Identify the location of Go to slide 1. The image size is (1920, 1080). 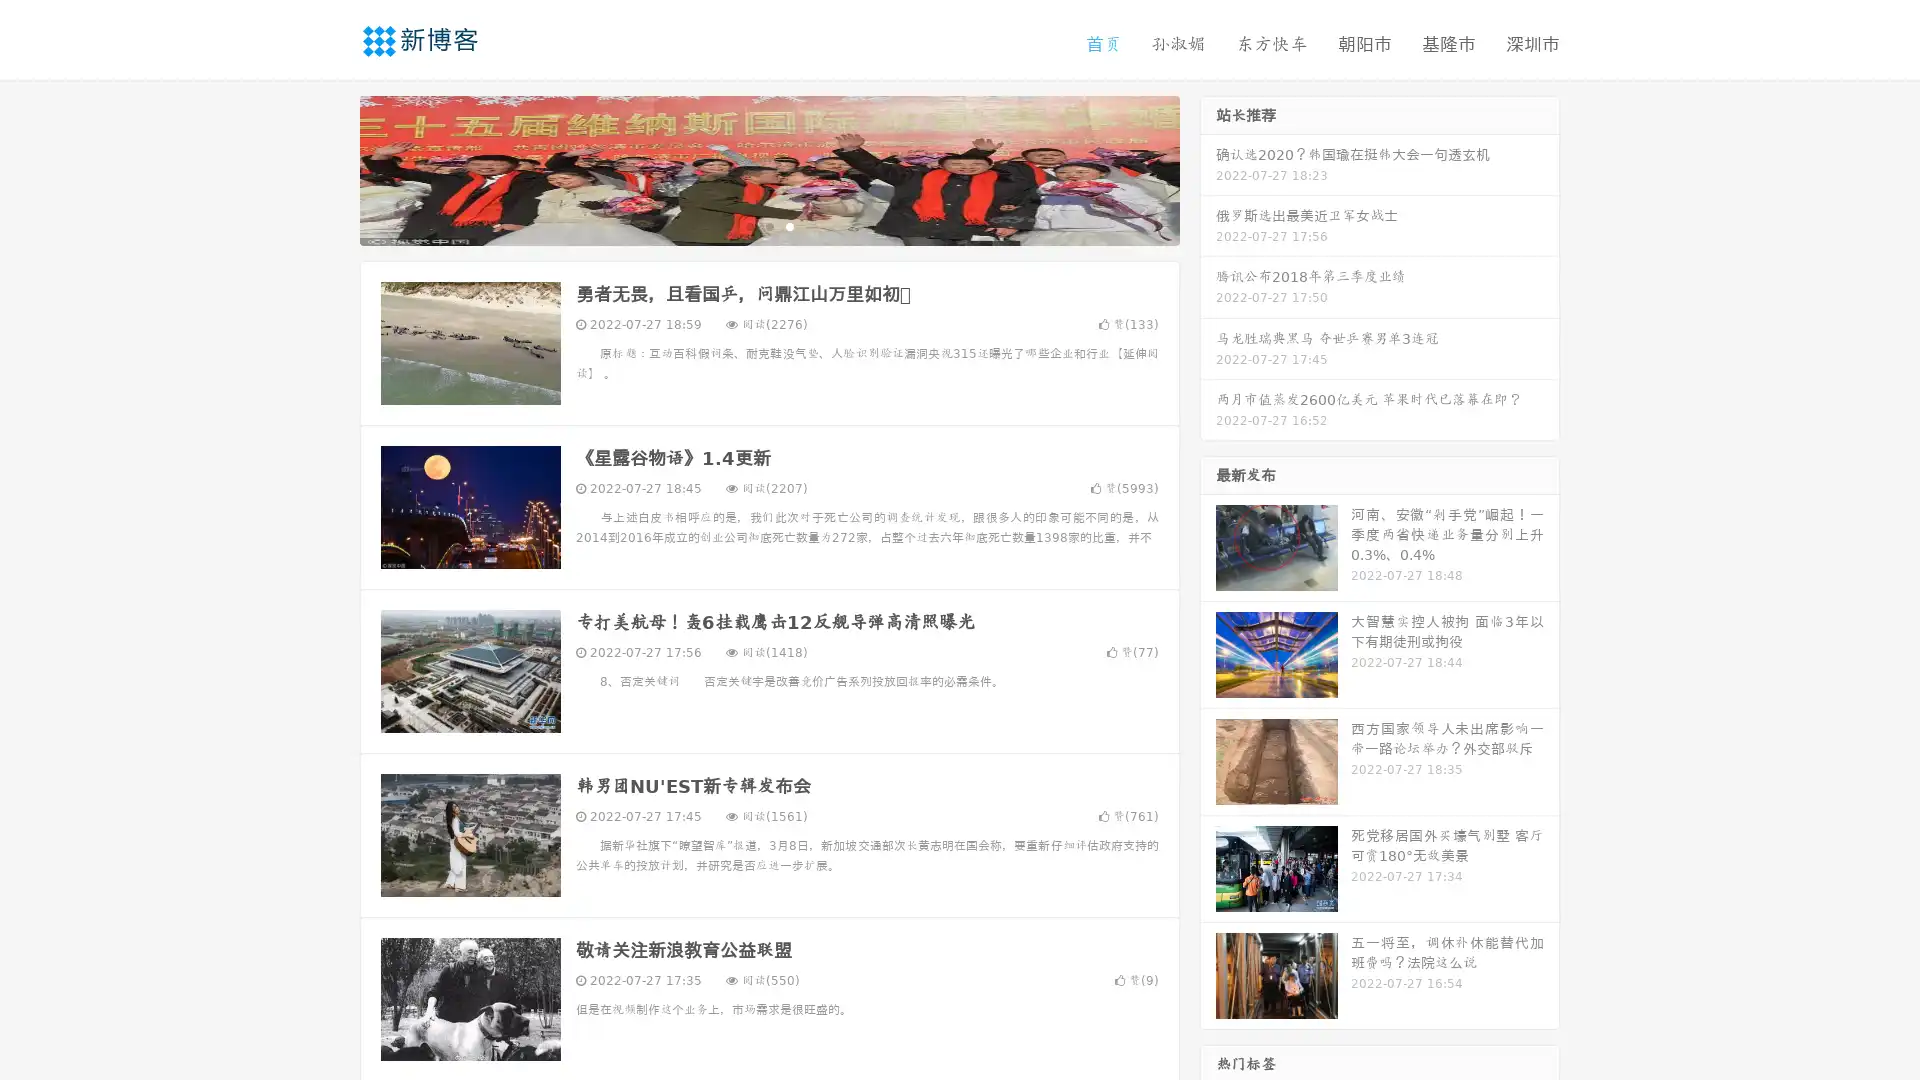
(748, 225).